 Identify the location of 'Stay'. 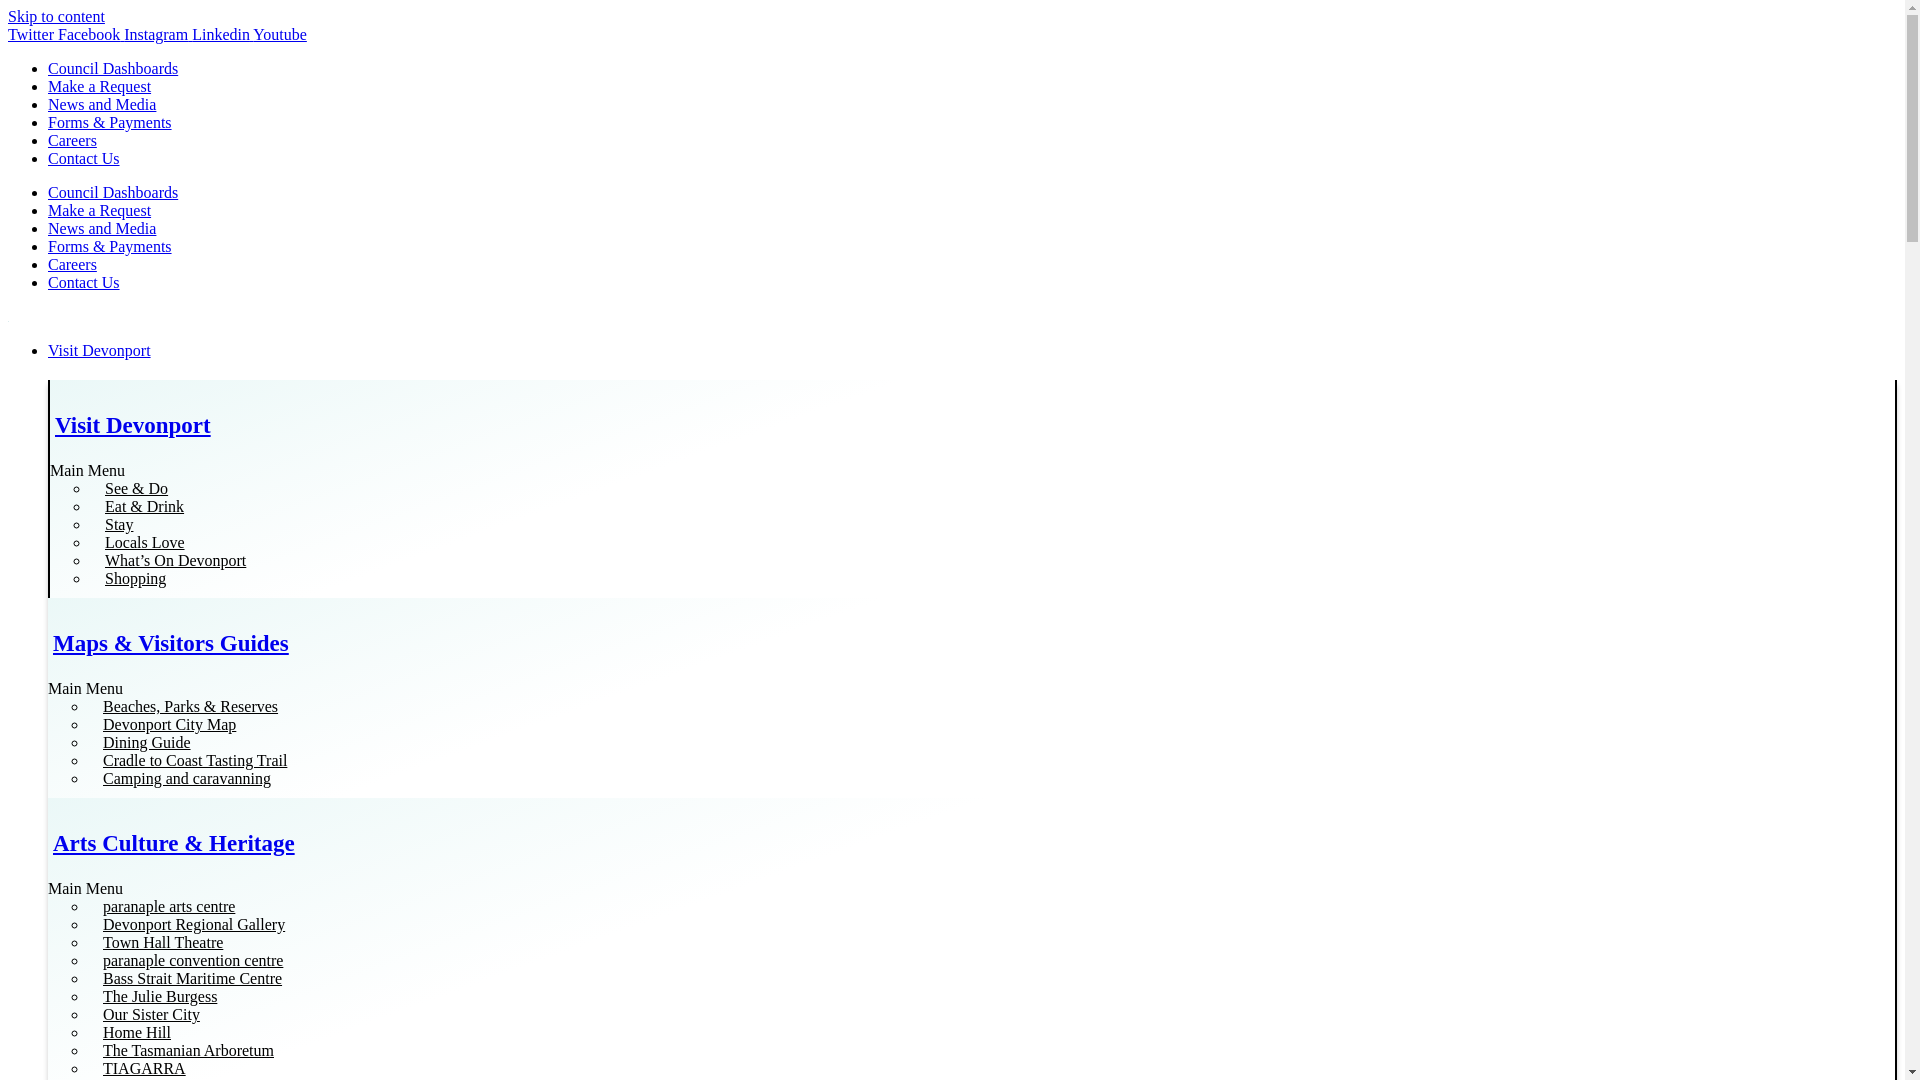
(118, 523).